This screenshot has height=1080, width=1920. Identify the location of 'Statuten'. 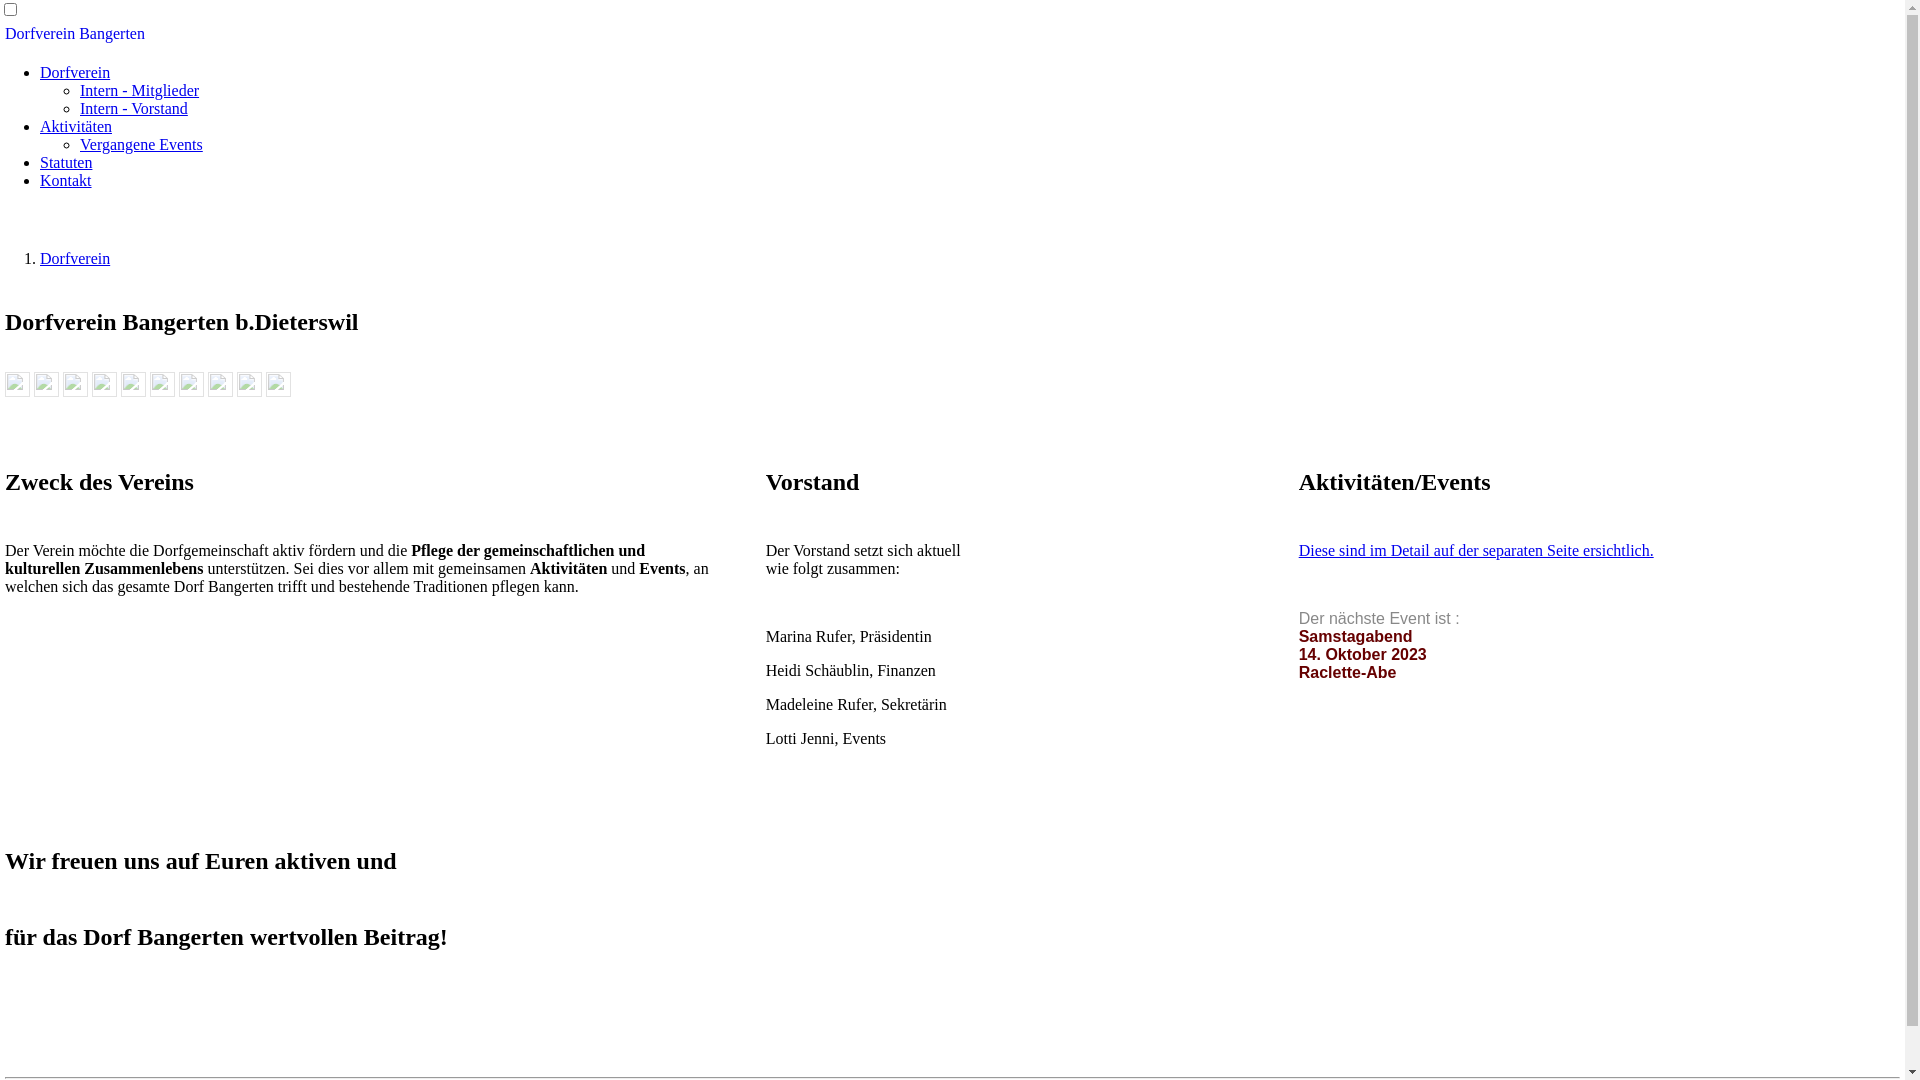
(39, 161).